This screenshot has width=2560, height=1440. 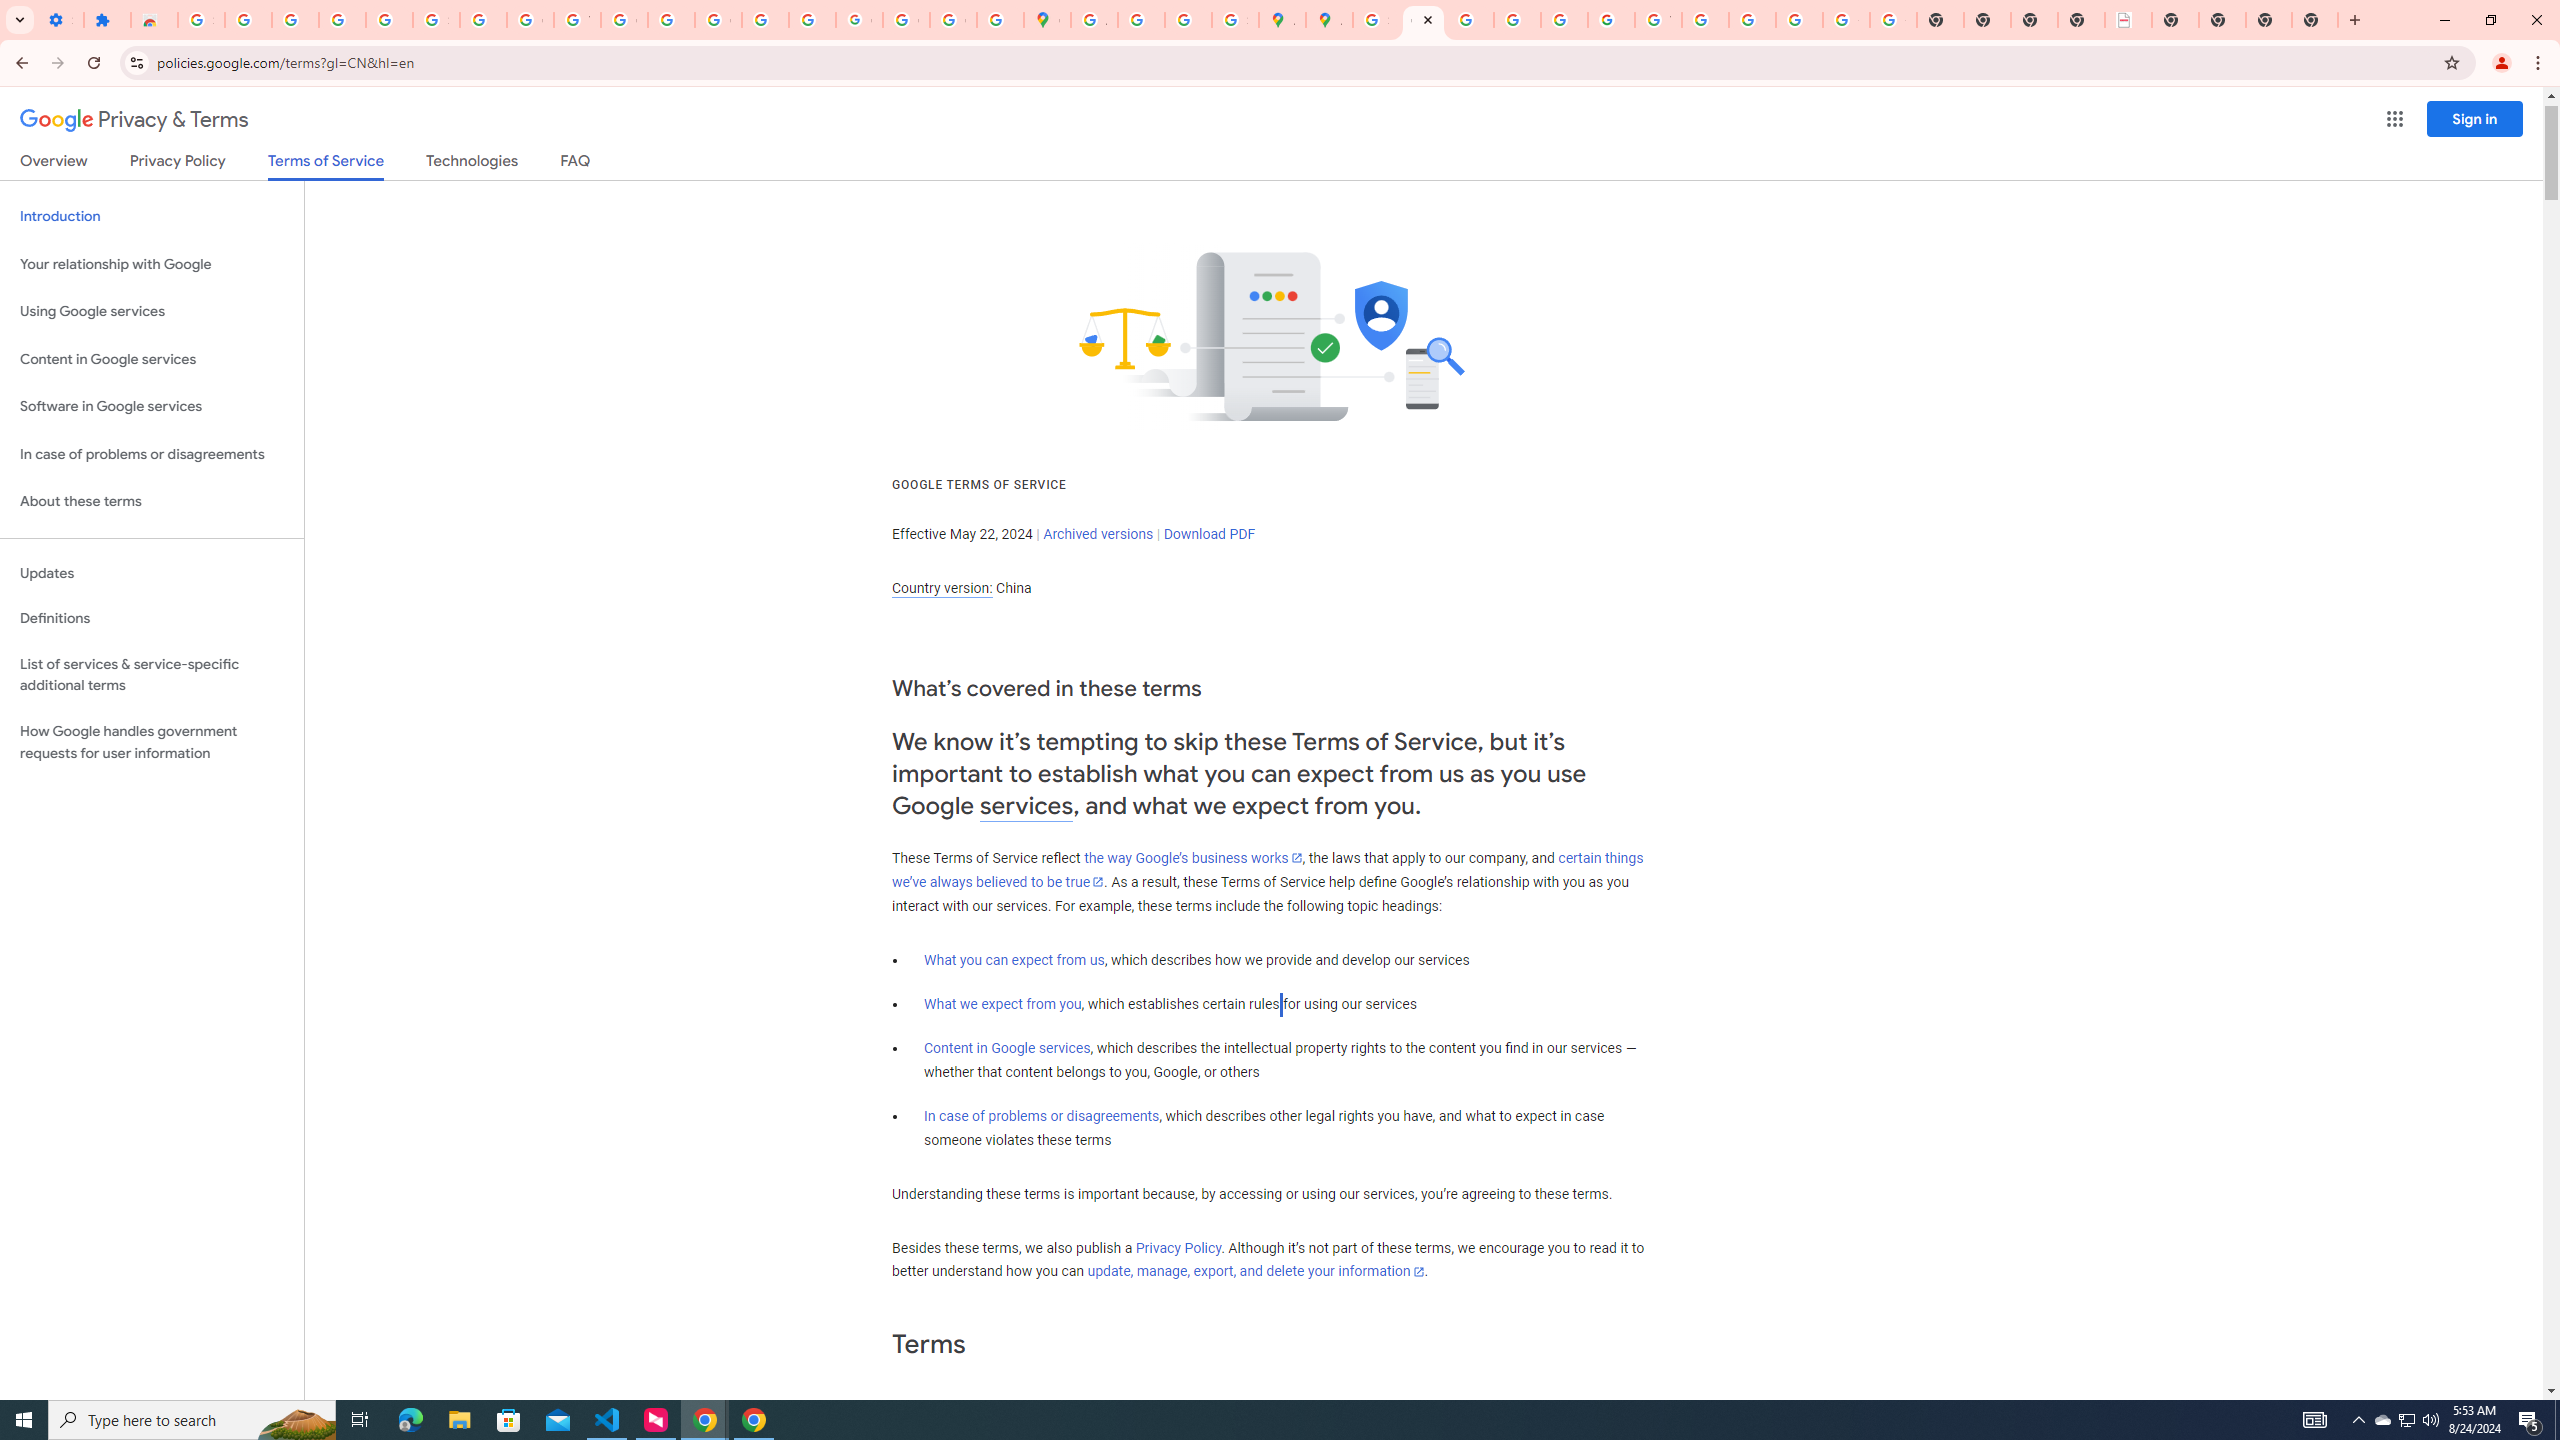 What do you see at coordinates (436, 19) in the screenshot?
I see `'Sign in - Google Accounts'` at bounding box center [436, 19].